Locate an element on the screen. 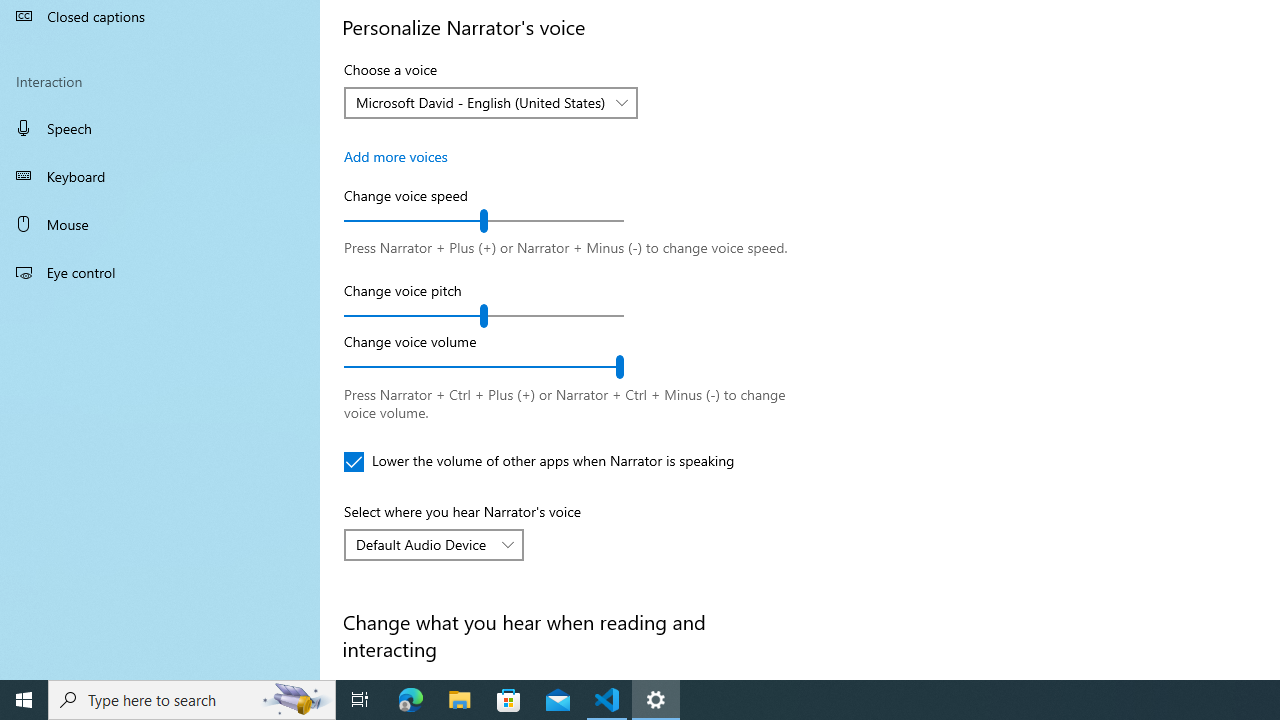 The height and width of the screenshot is (720, 1280). 'Choose a voice' is located at coordinates (490, 102).